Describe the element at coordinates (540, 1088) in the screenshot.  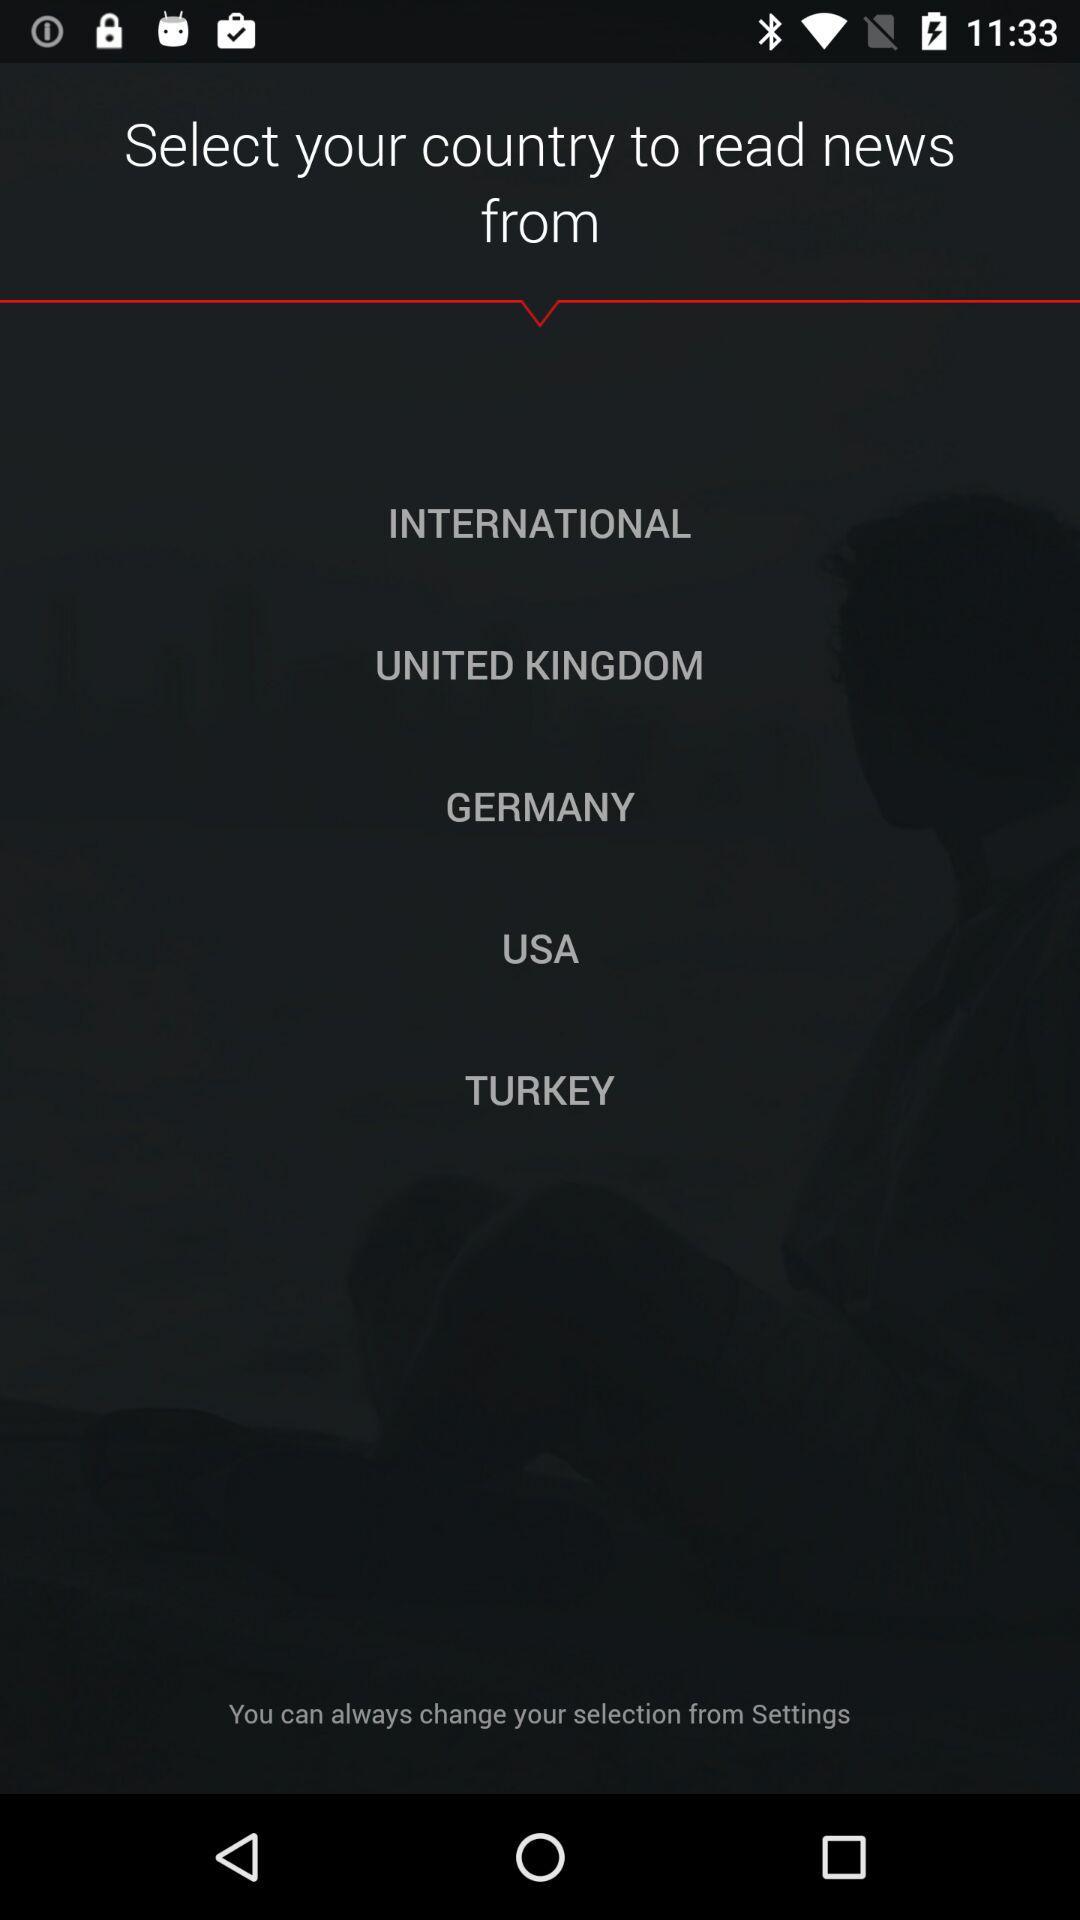
I see `item above the you can always icon` at that location.